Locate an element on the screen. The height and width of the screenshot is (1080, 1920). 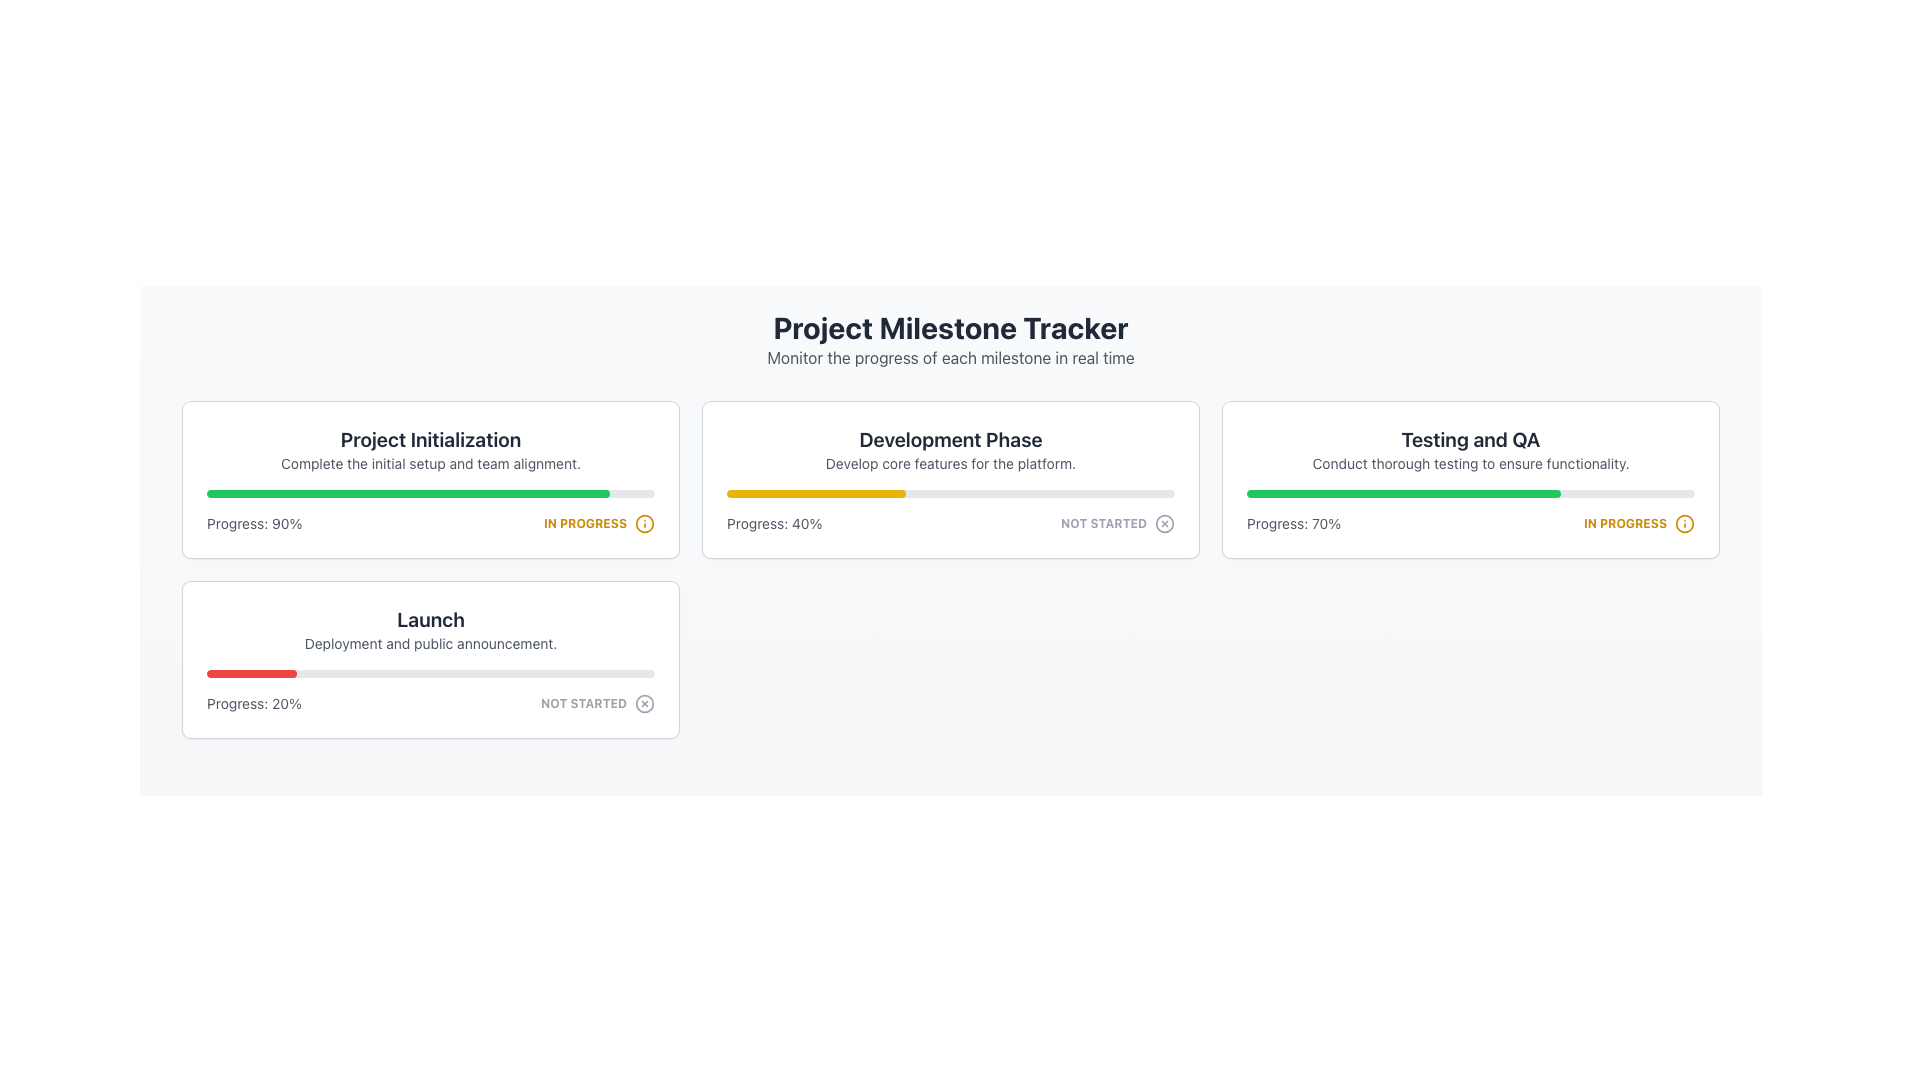
the bold, extra-large text label reading 'Project Initialization' located at the top of the module in the main interface layout is located at coordinates (430, 438).